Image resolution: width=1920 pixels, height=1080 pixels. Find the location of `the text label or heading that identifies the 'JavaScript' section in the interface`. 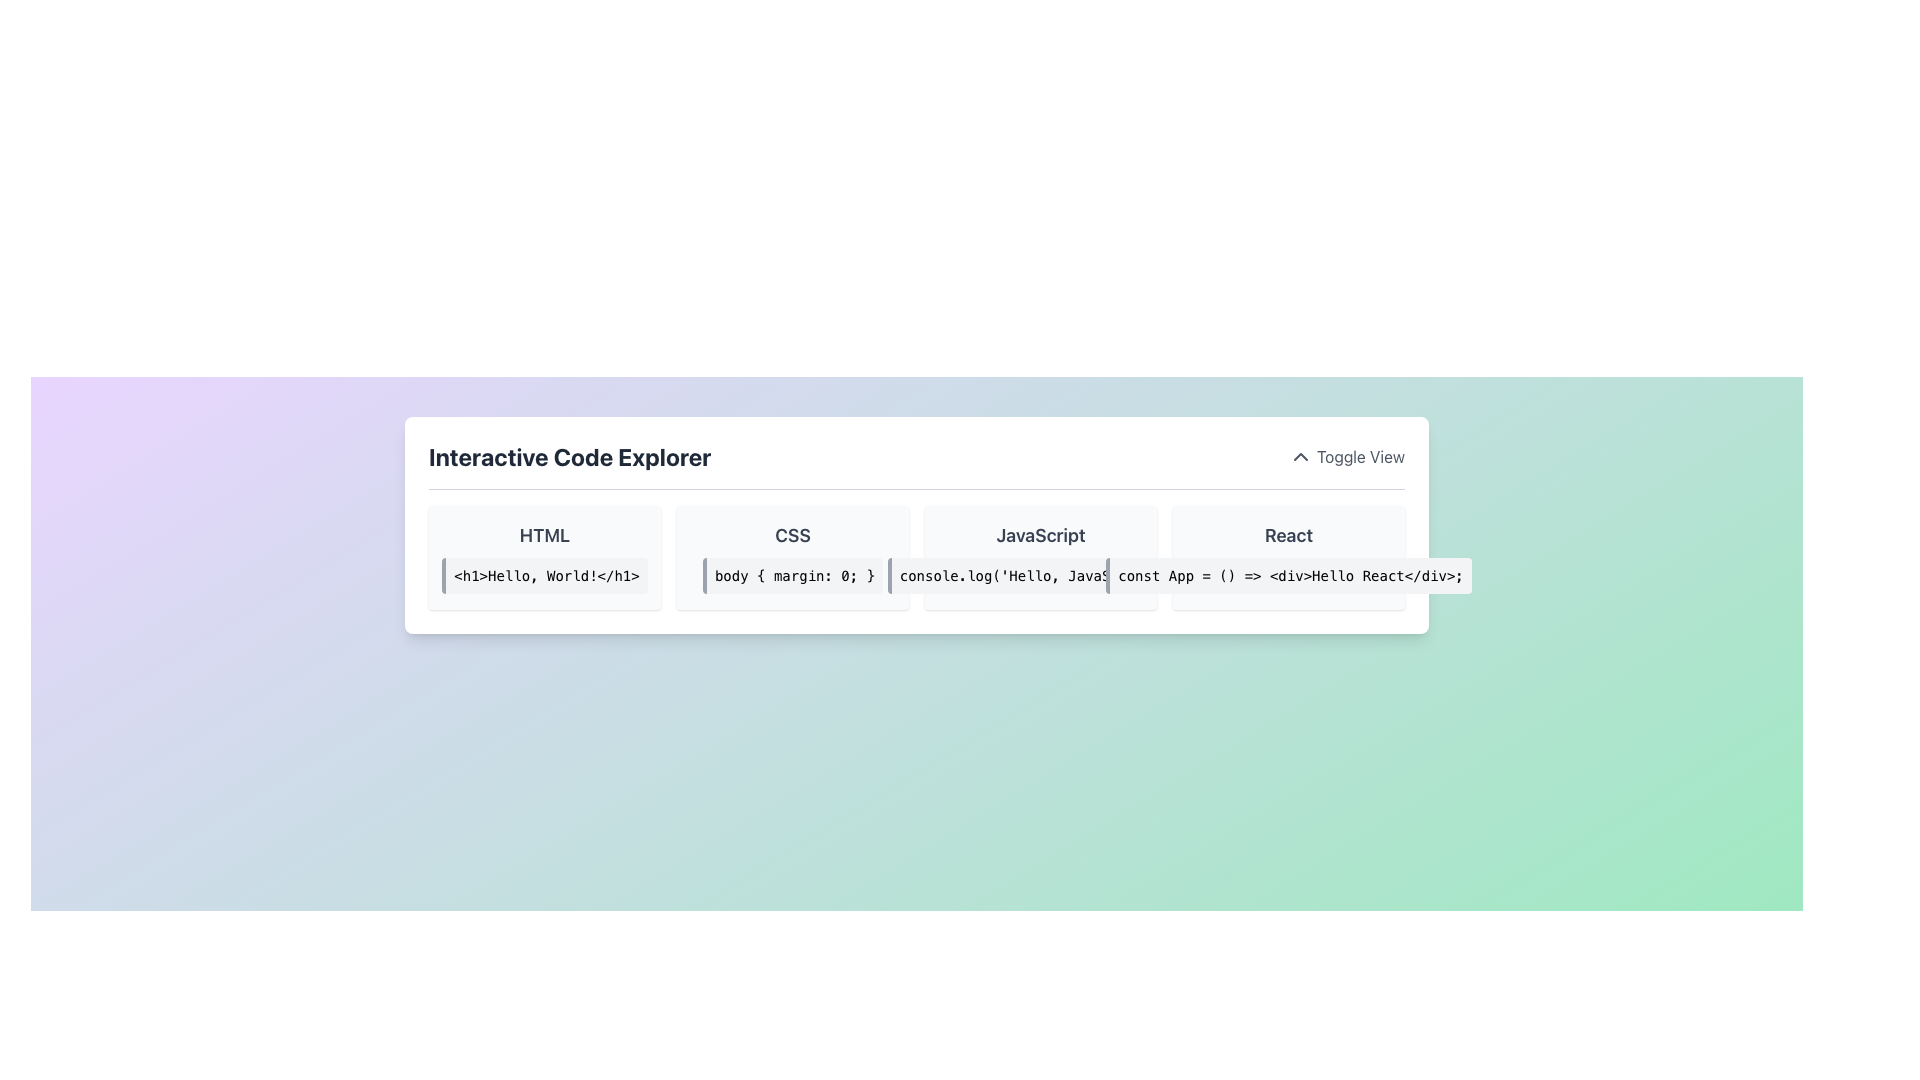

the text label or heading that identifies the 'JavaScript' section in the interface is located at coordinates (1040, 535).